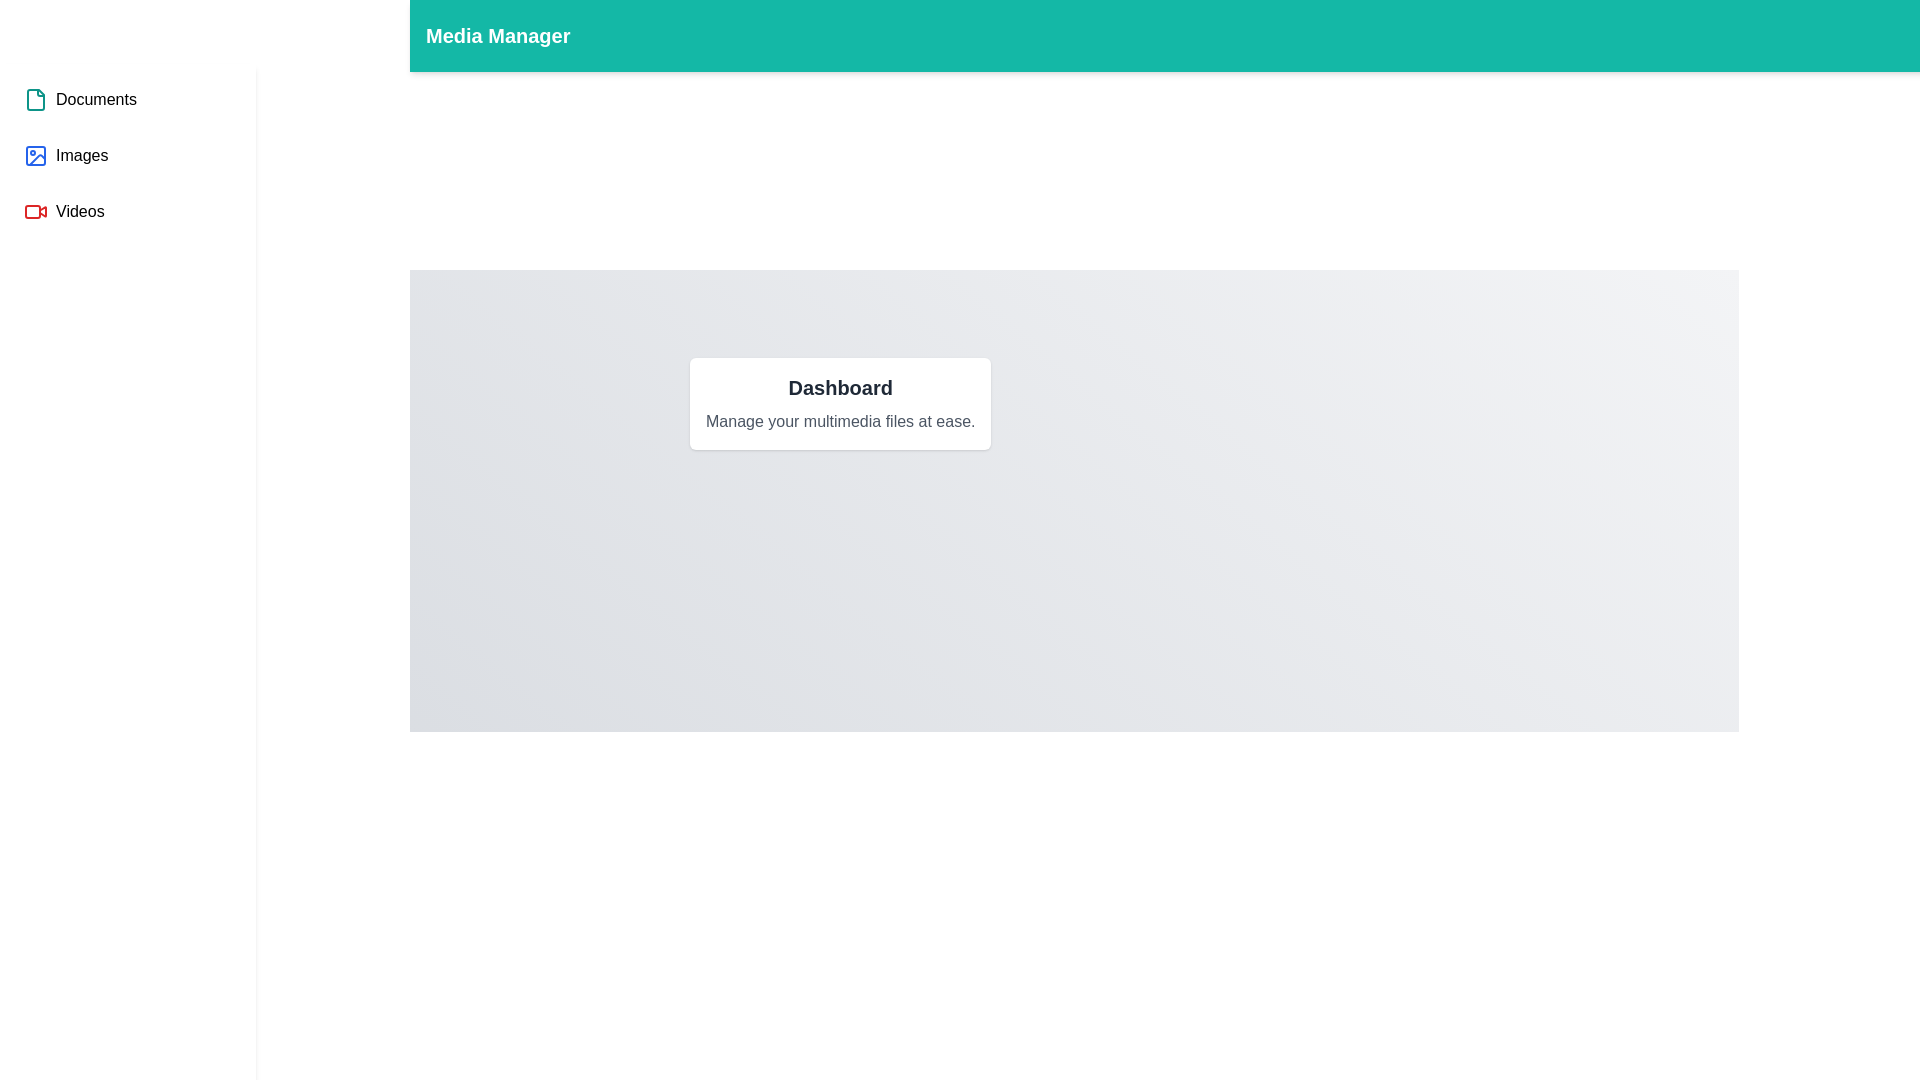 The width and height of the screenshot is (1920, 1080). Describe the element at coordinates (840, 404) in the screenshot. I see `the Informational Card with the text 'Dashboard' at the center of the visible area` at that location.